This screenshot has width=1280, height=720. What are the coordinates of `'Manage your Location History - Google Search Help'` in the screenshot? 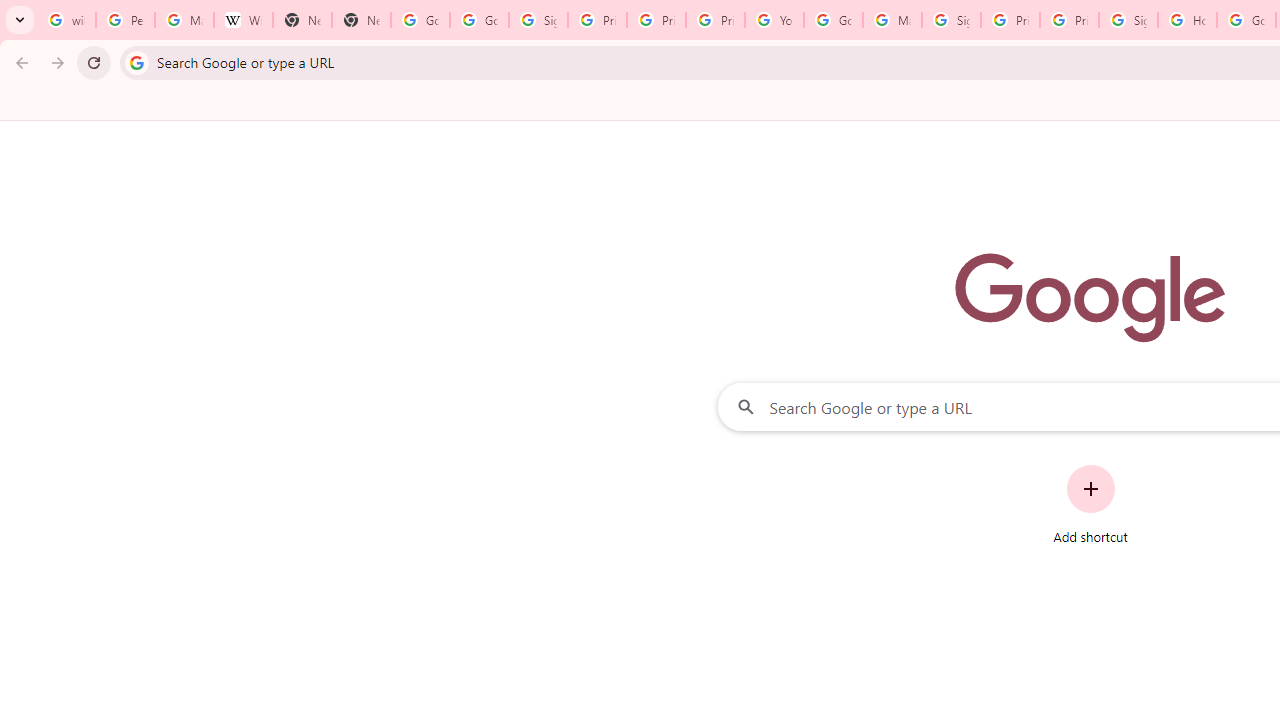 It's located at (184, 20).